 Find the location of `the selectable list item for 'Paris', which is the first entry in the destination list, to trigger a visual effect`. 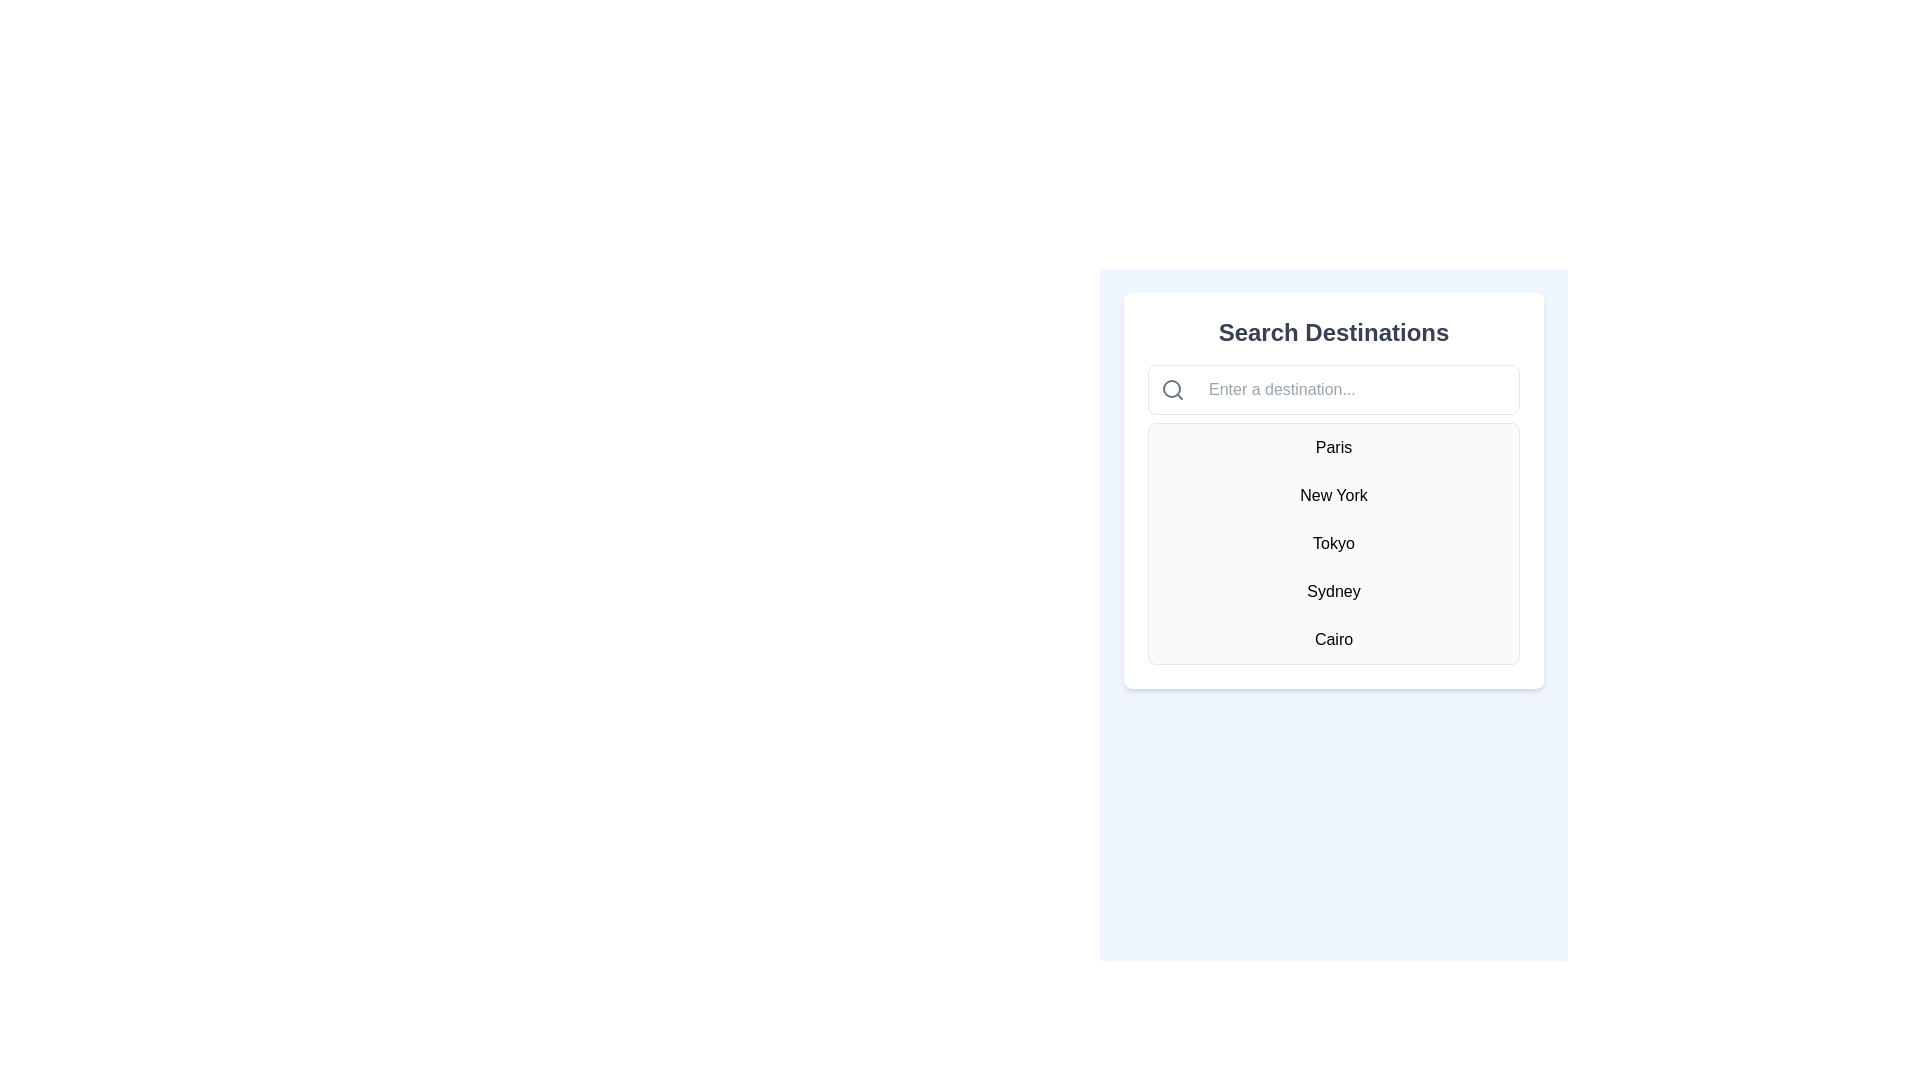

the selectable list item for 'Paris', which is the first entry in the destination list, to trigger a visual effect is located at coordinates (1334, 446).